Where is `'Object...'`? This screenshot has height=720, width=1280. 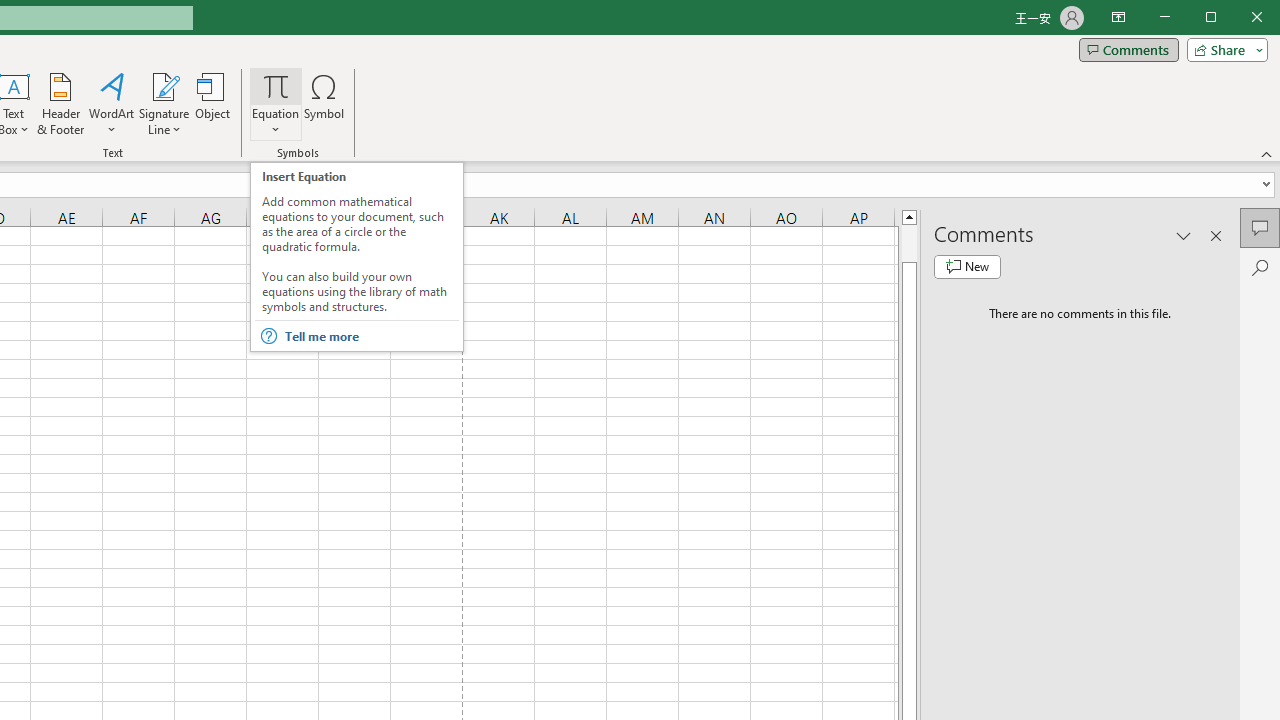 'Object...' is located at coordinates (213, 104).